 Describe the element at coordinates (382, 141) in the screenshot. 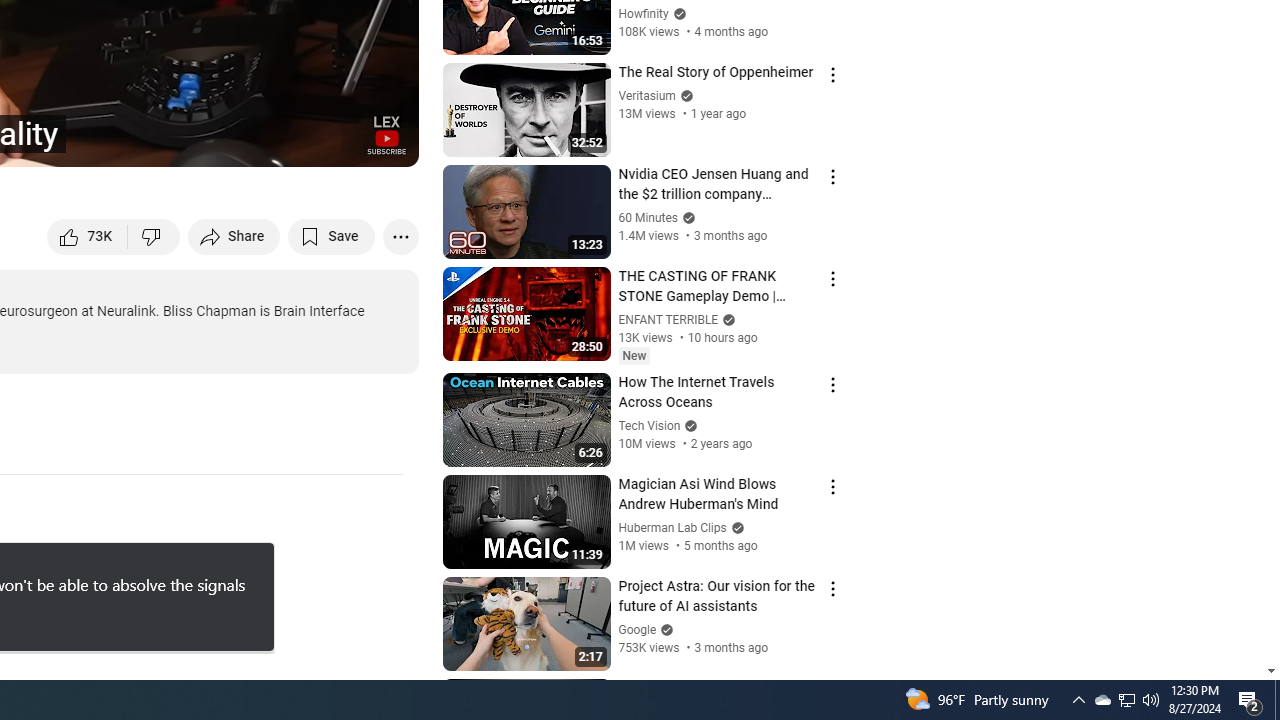

I see `'Full screen (f)'` at that location.